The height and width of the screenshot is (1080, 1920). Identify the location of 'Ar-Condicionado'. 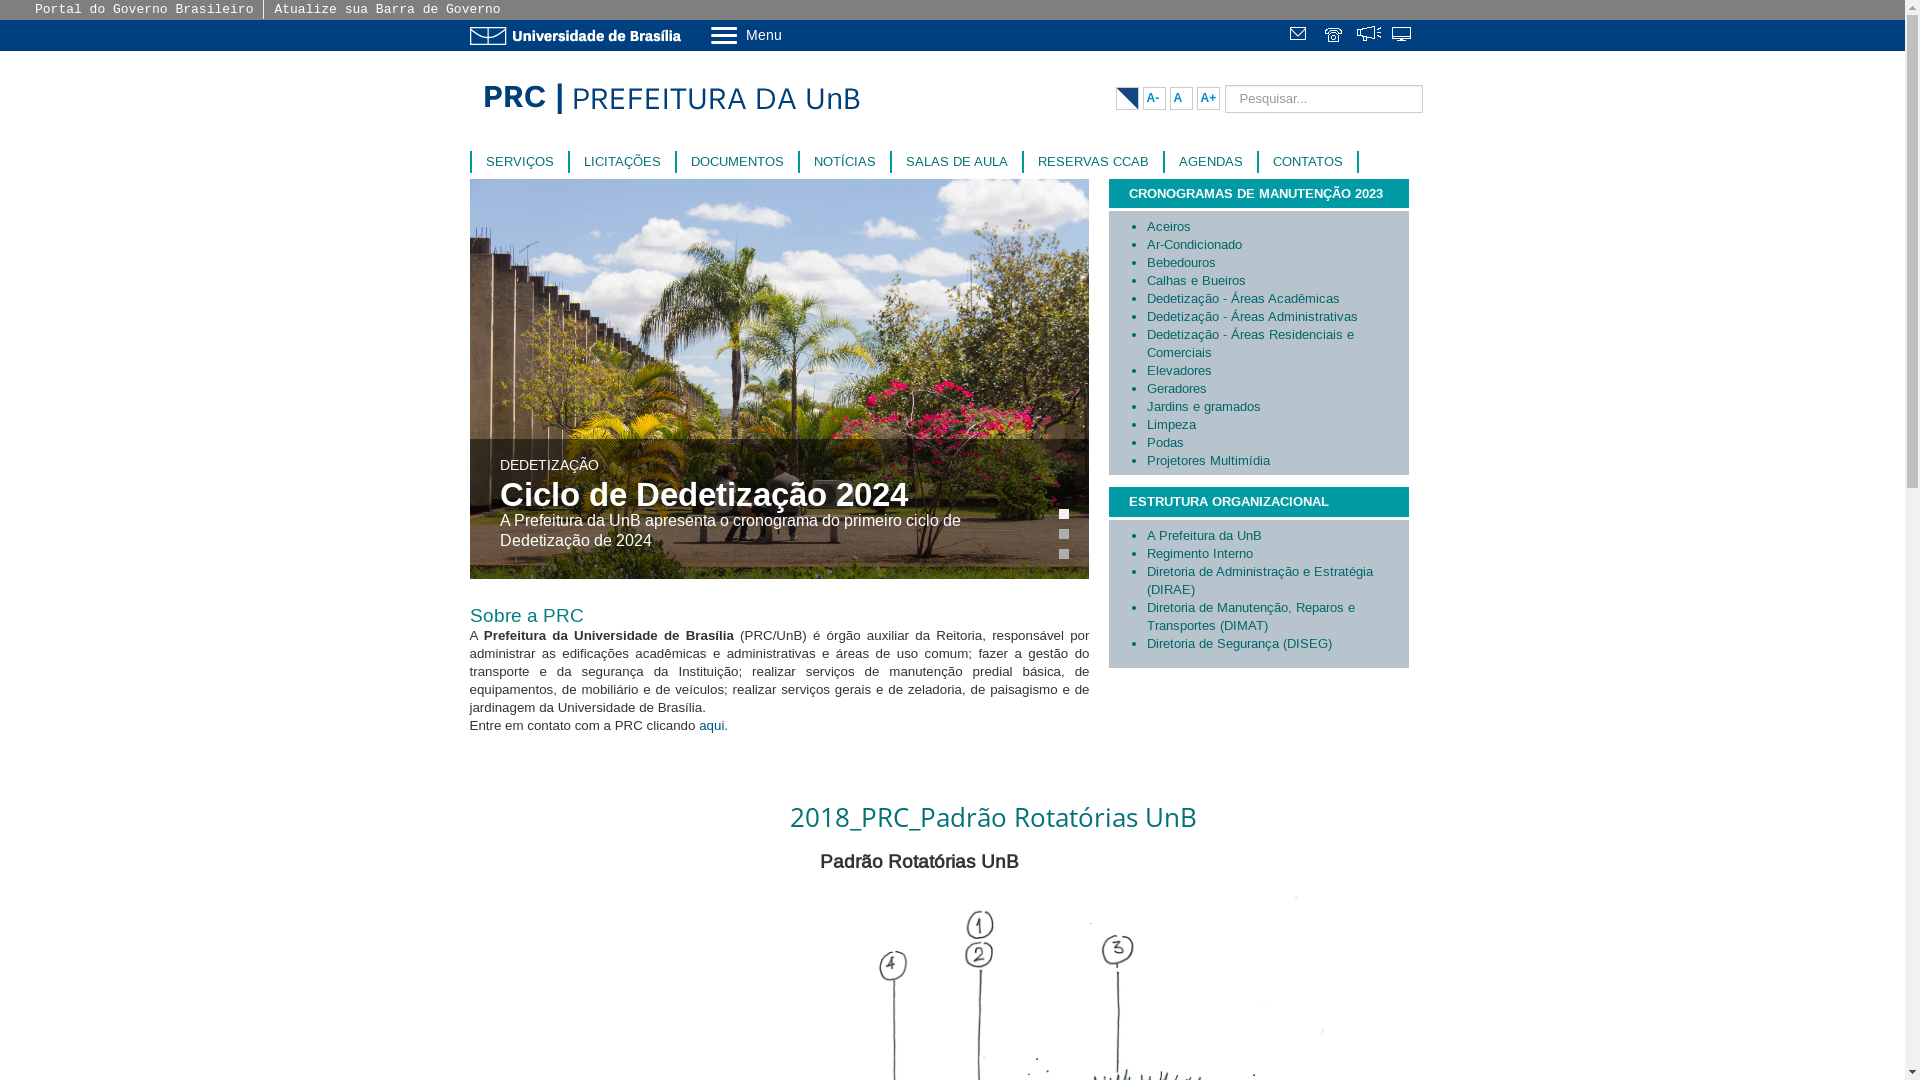
(1274, 244).